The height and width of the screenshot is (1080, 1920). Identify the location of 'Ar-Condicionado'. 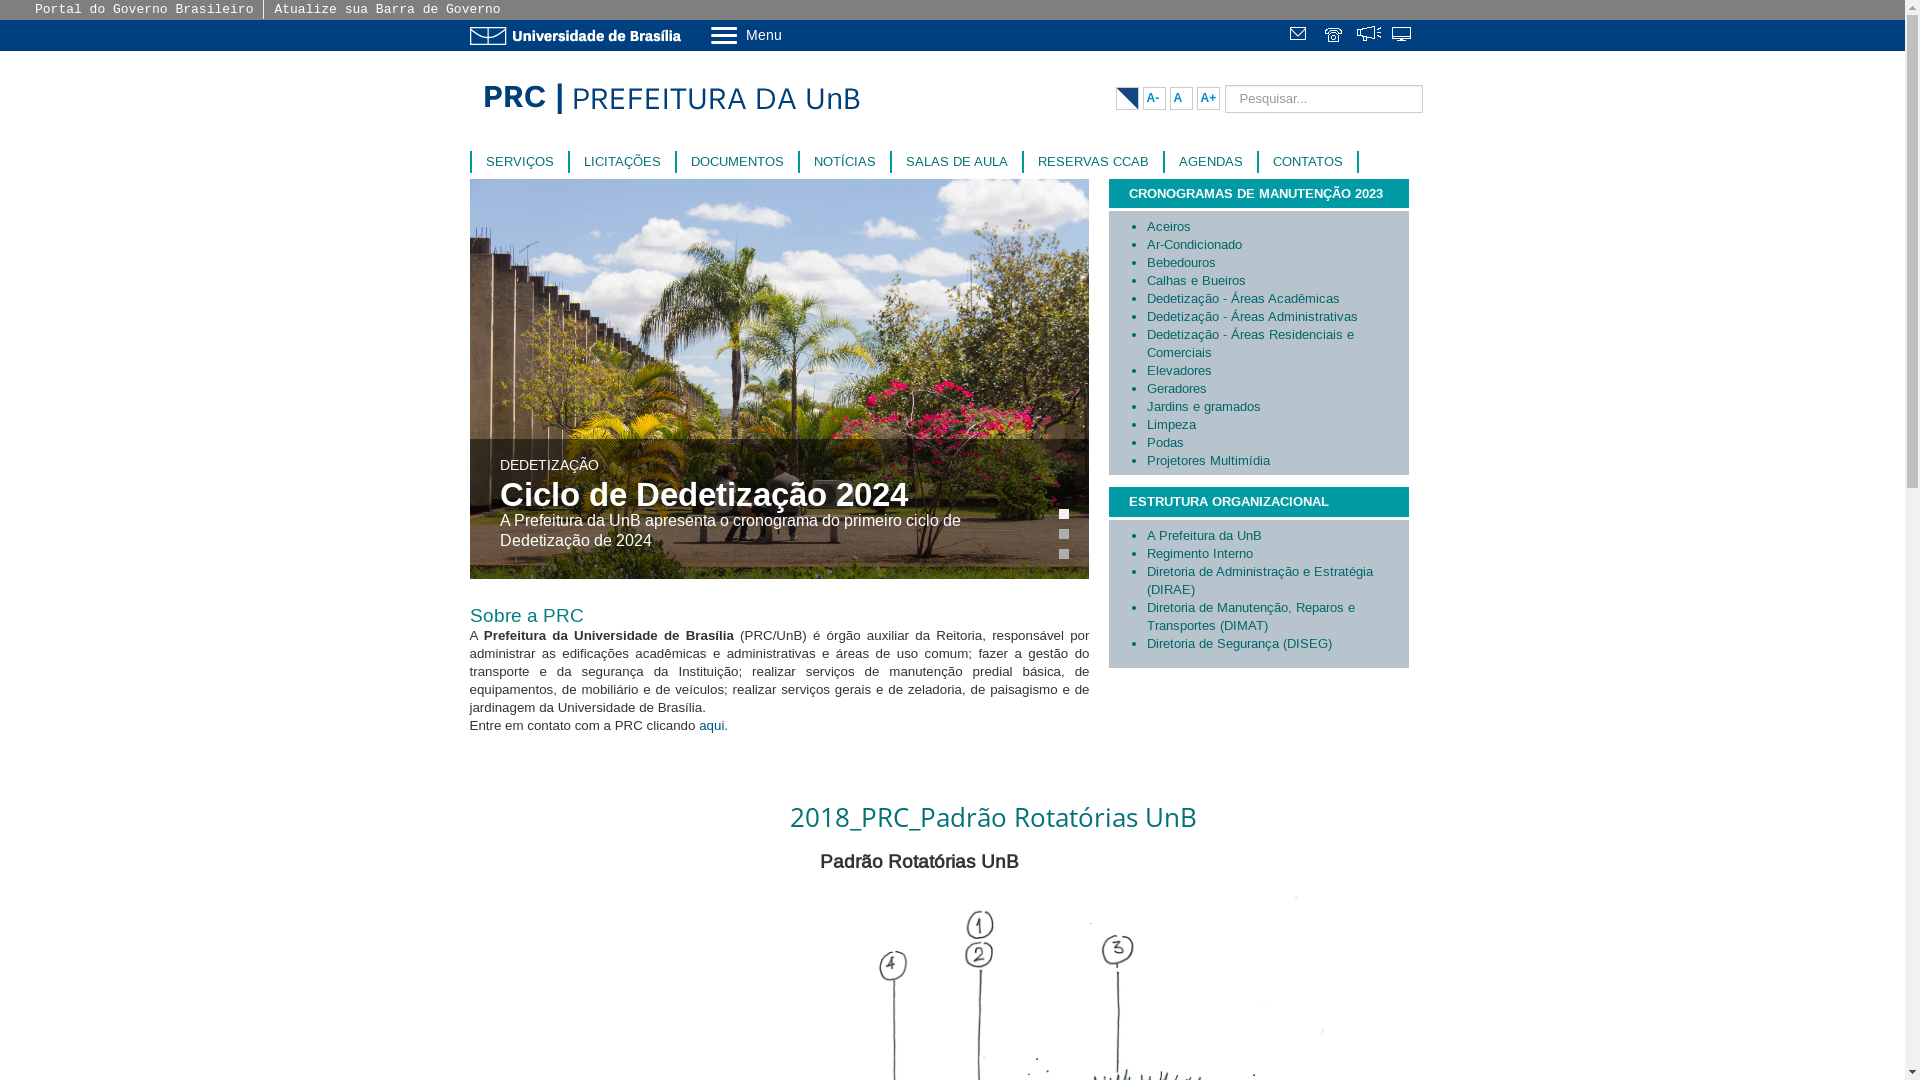
(1274, 244).